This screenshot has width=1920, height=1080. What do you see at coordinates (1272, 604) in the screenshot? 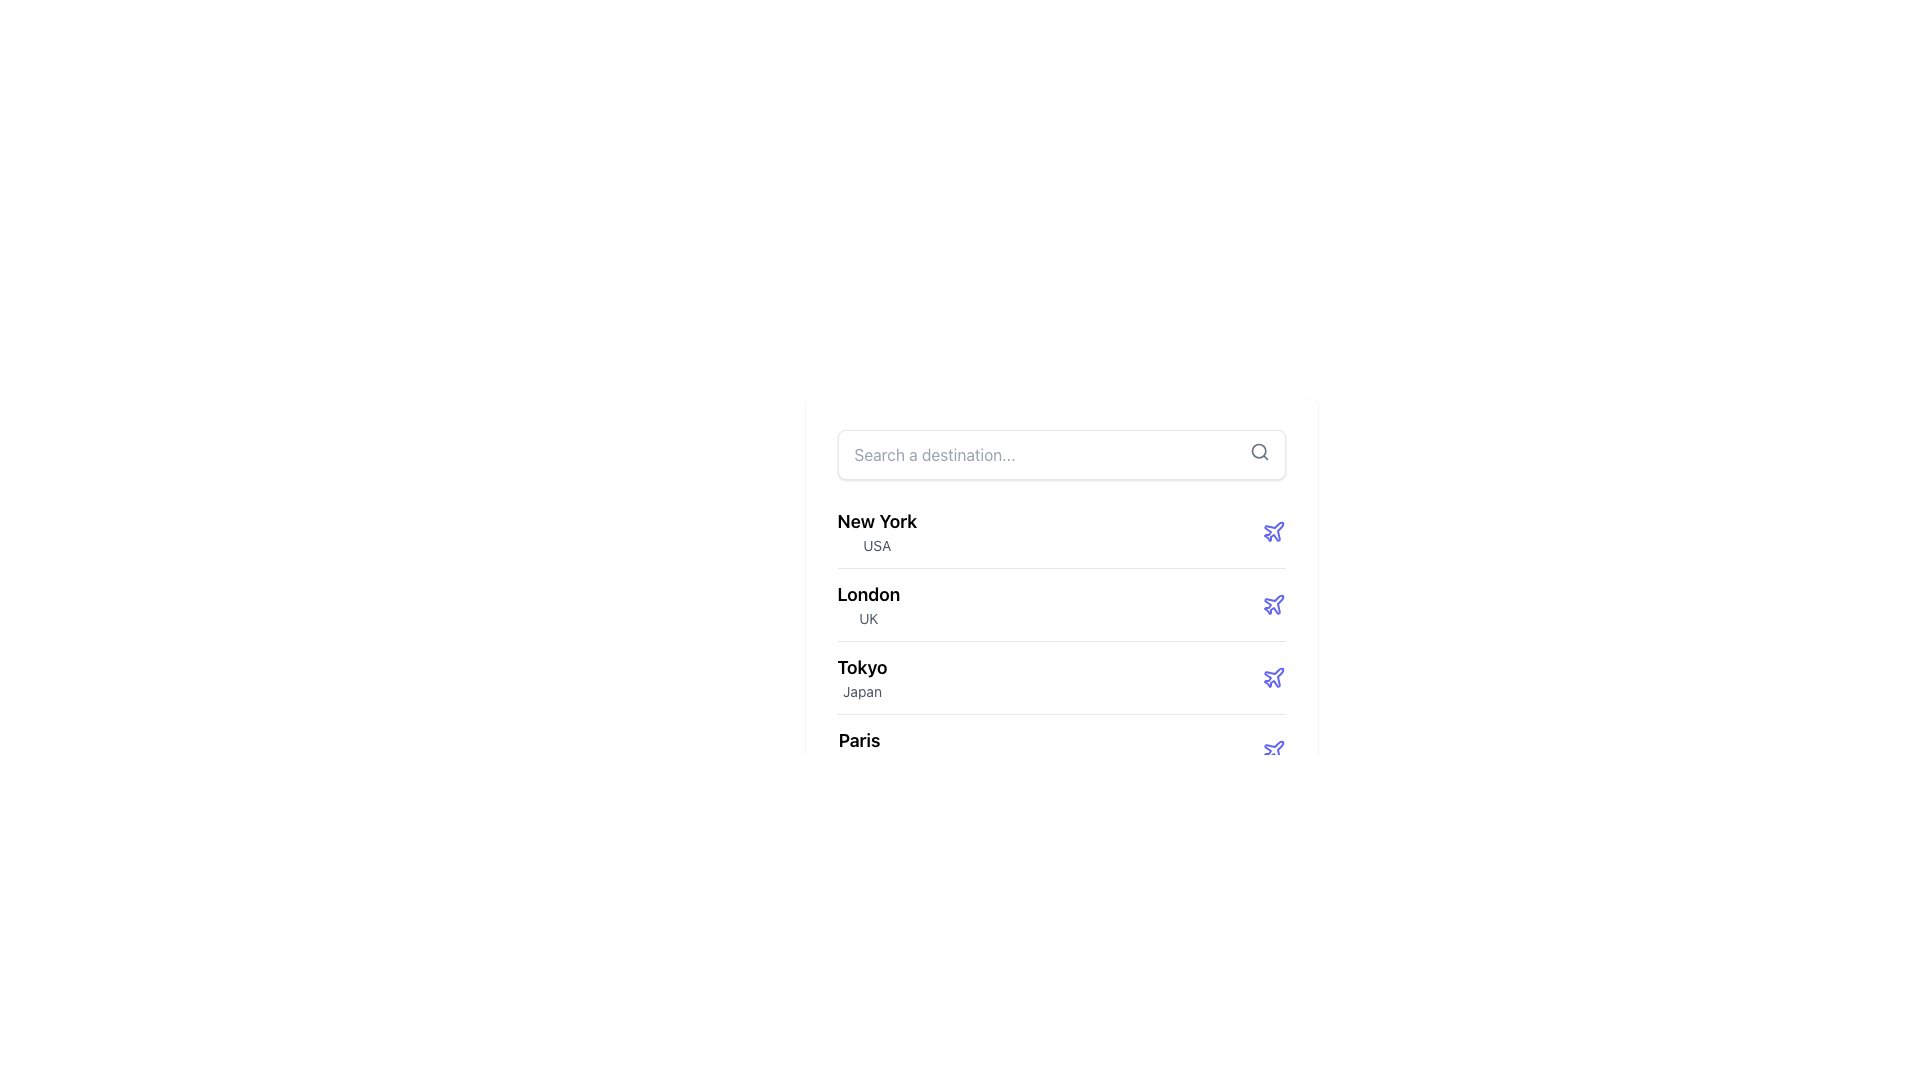
I see `the plane icon located at the far right end of the list item labeled 'London' and 'UK', which is part of a series of travel-related icons` at bounding box center [1272, 604].